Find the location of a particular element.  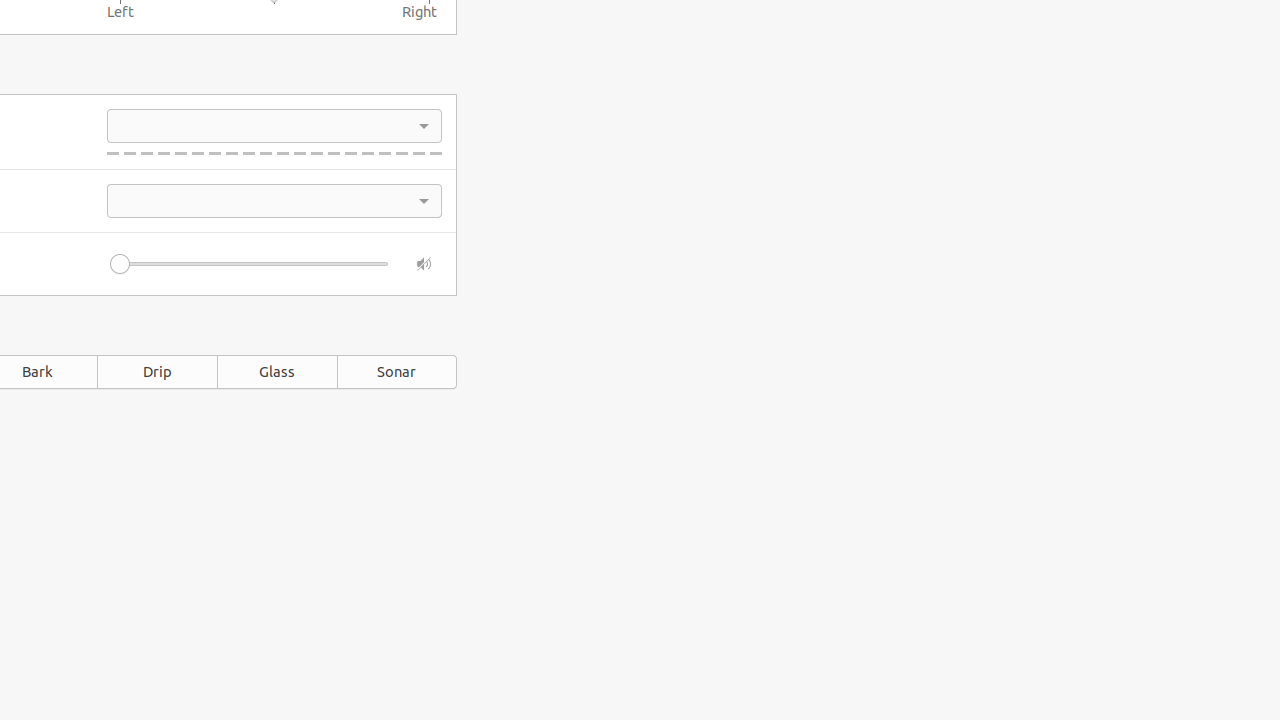

'Drip' is located at coordinates (156, 372).